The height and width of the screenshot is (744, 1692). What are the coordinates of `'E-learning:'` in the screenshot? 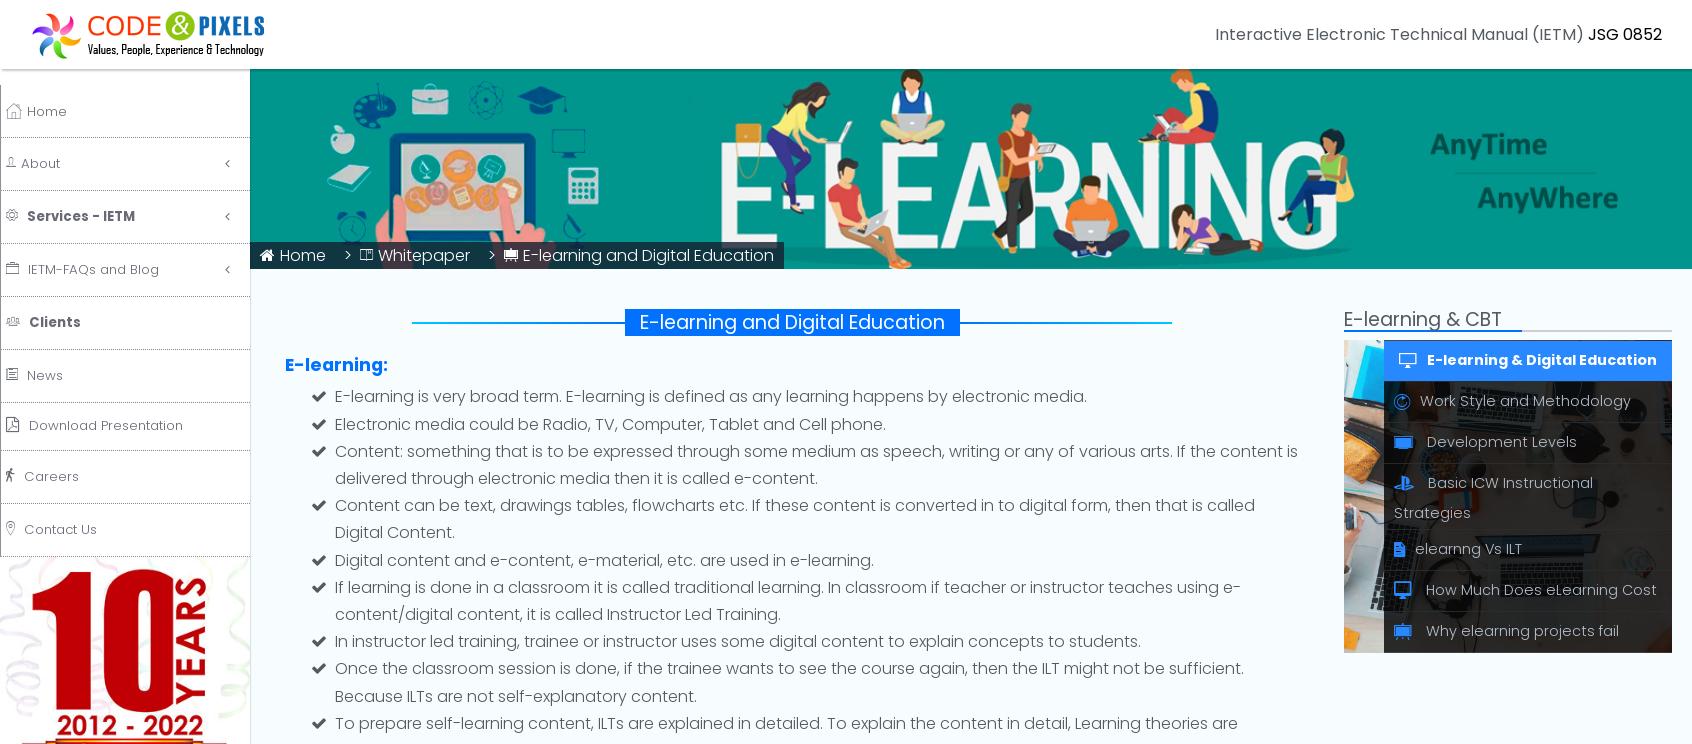 It's located at (335, 364).